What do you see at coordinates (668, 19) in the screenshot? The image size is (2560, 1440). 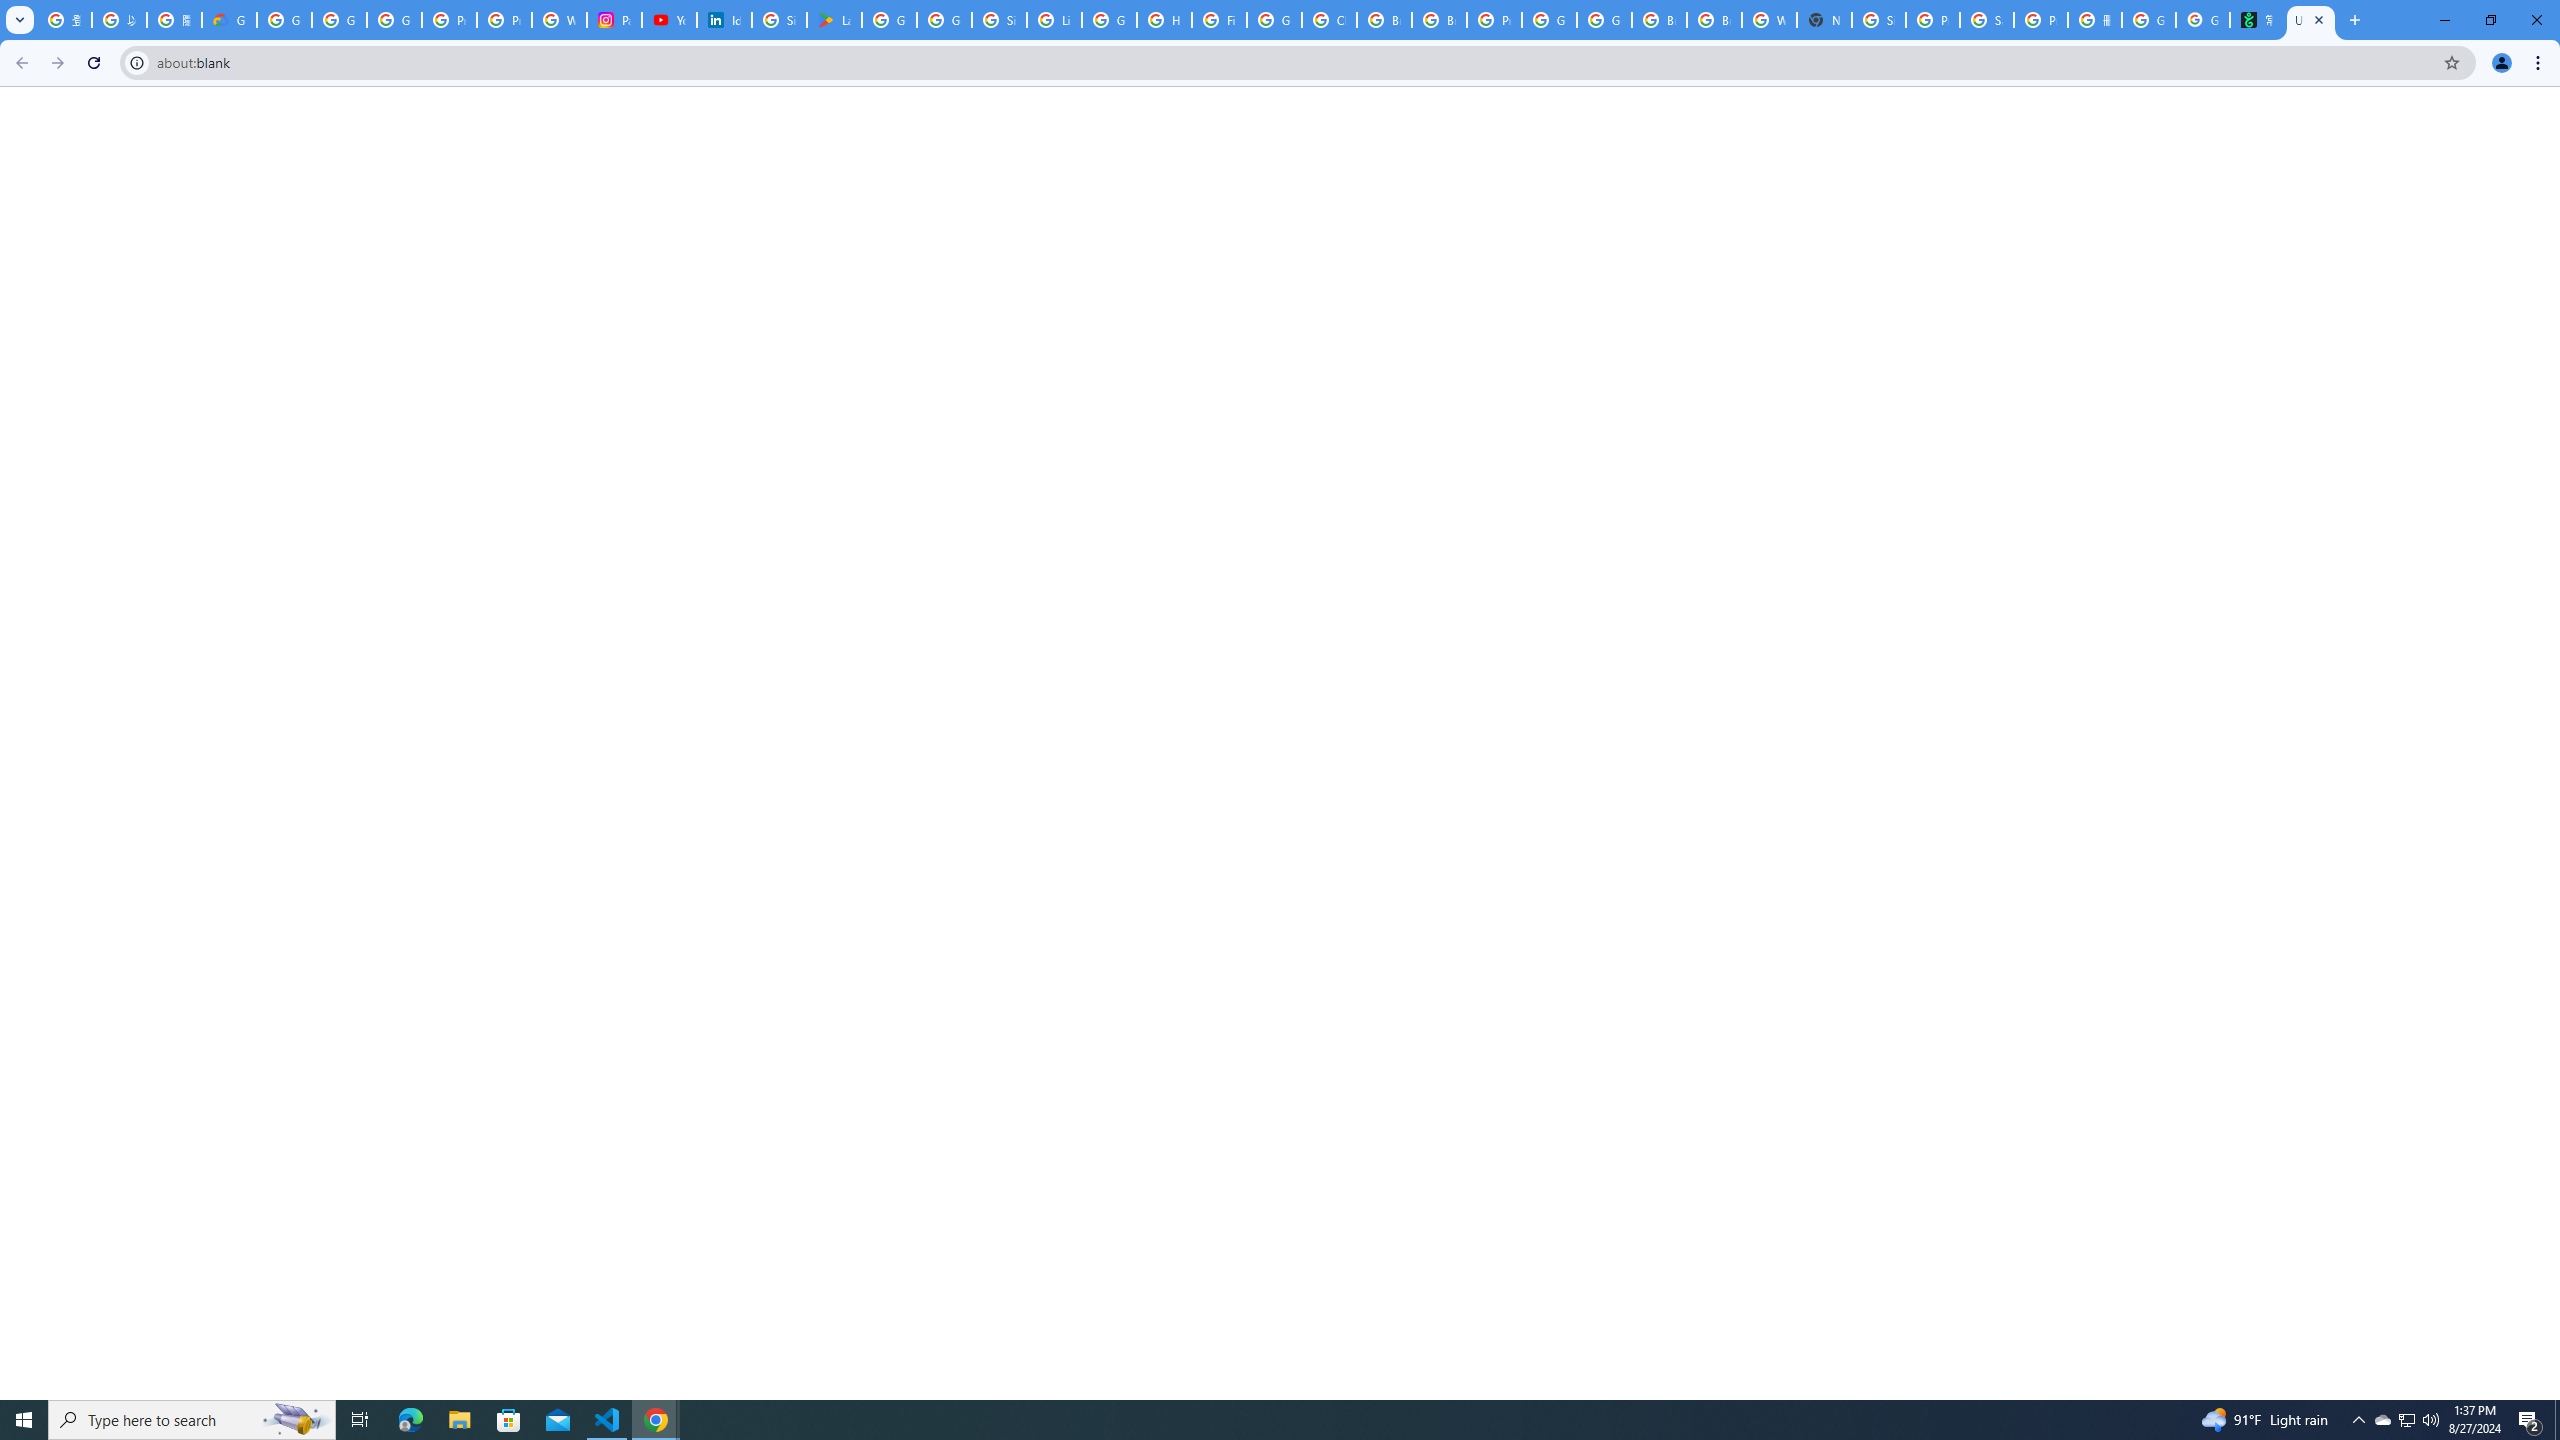 I see `'YouTube Culture & Trends - On The Rise: Handcam Videos'` at bounding box center [668, 19].